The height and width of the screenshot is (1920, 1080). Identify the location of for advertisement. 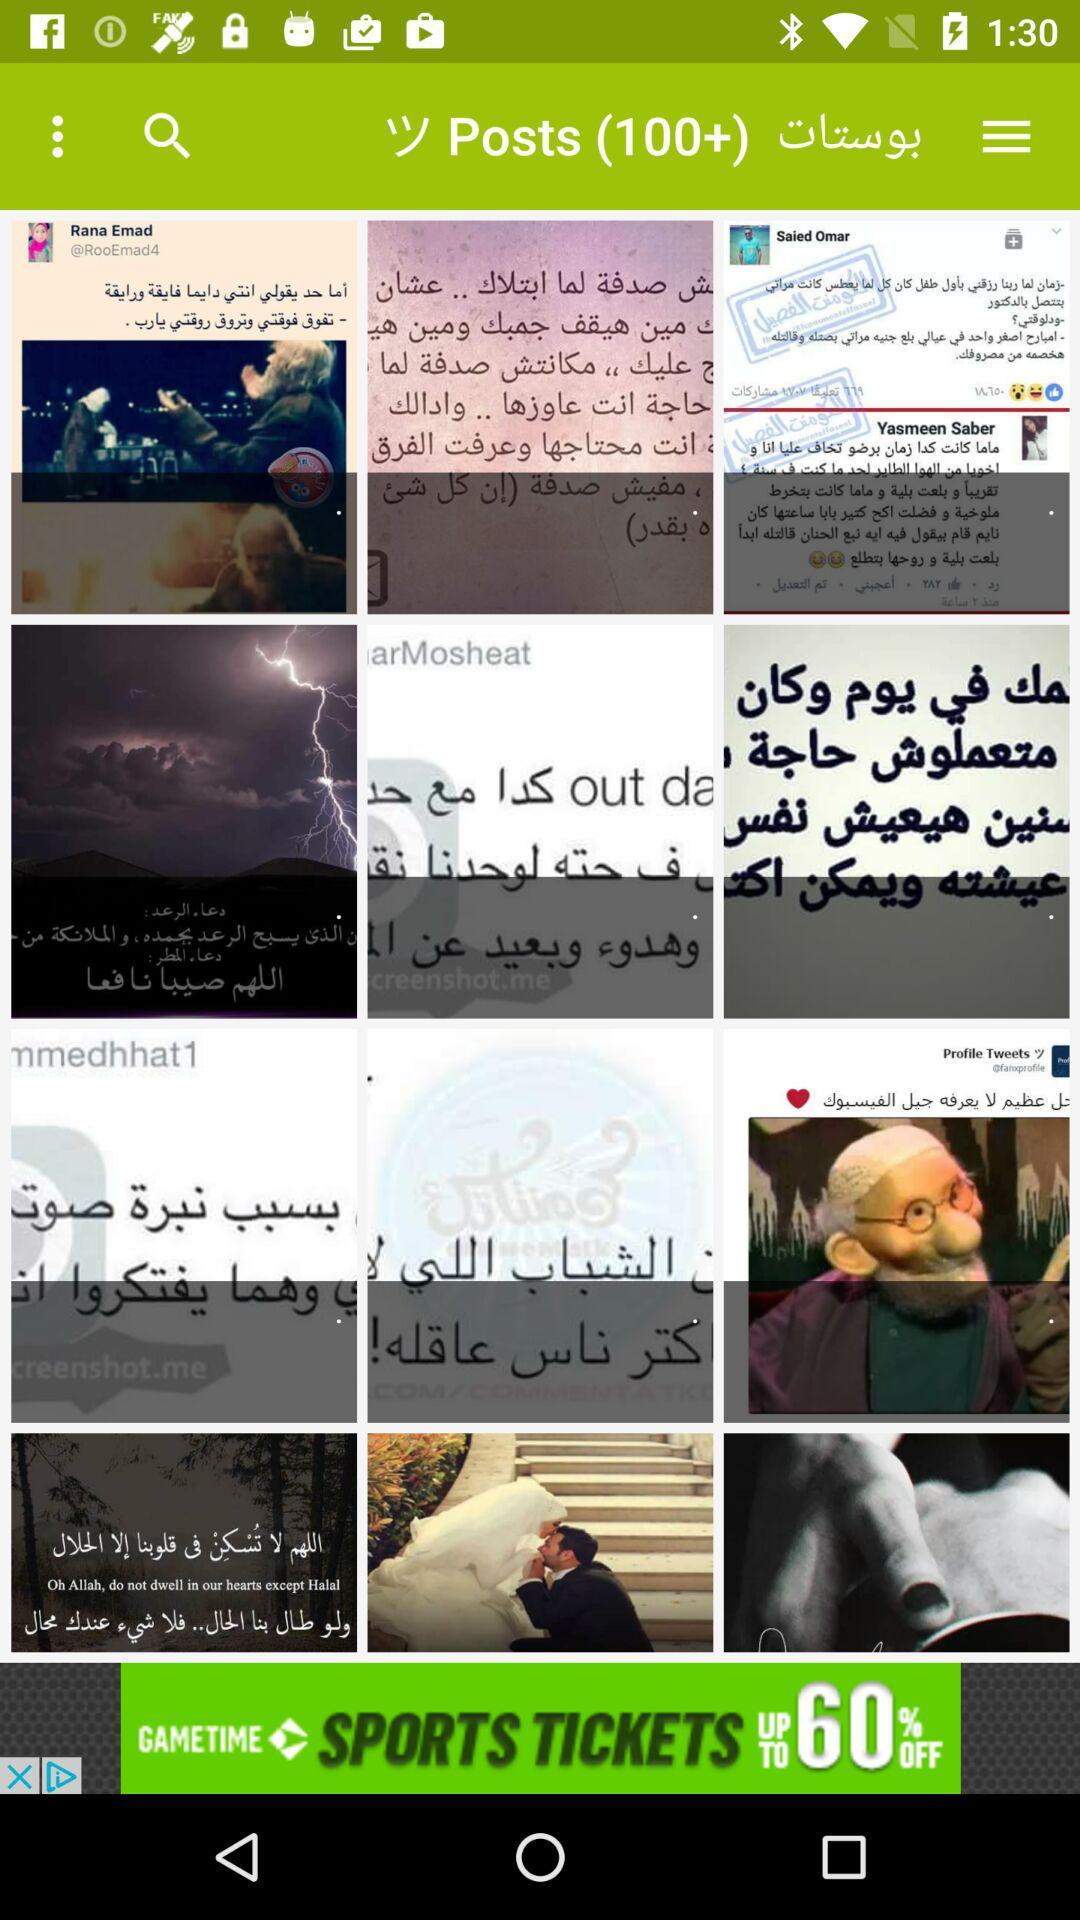
(540, 1727).